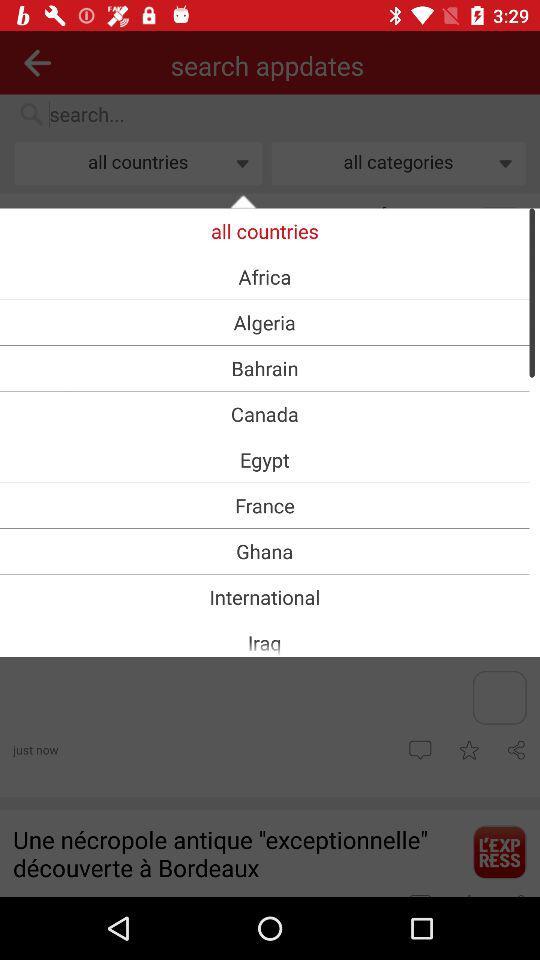  What do you see at coordinates (264, 231) in the screenshot?
I see `item above africa item` at bounding box center [264, 231].